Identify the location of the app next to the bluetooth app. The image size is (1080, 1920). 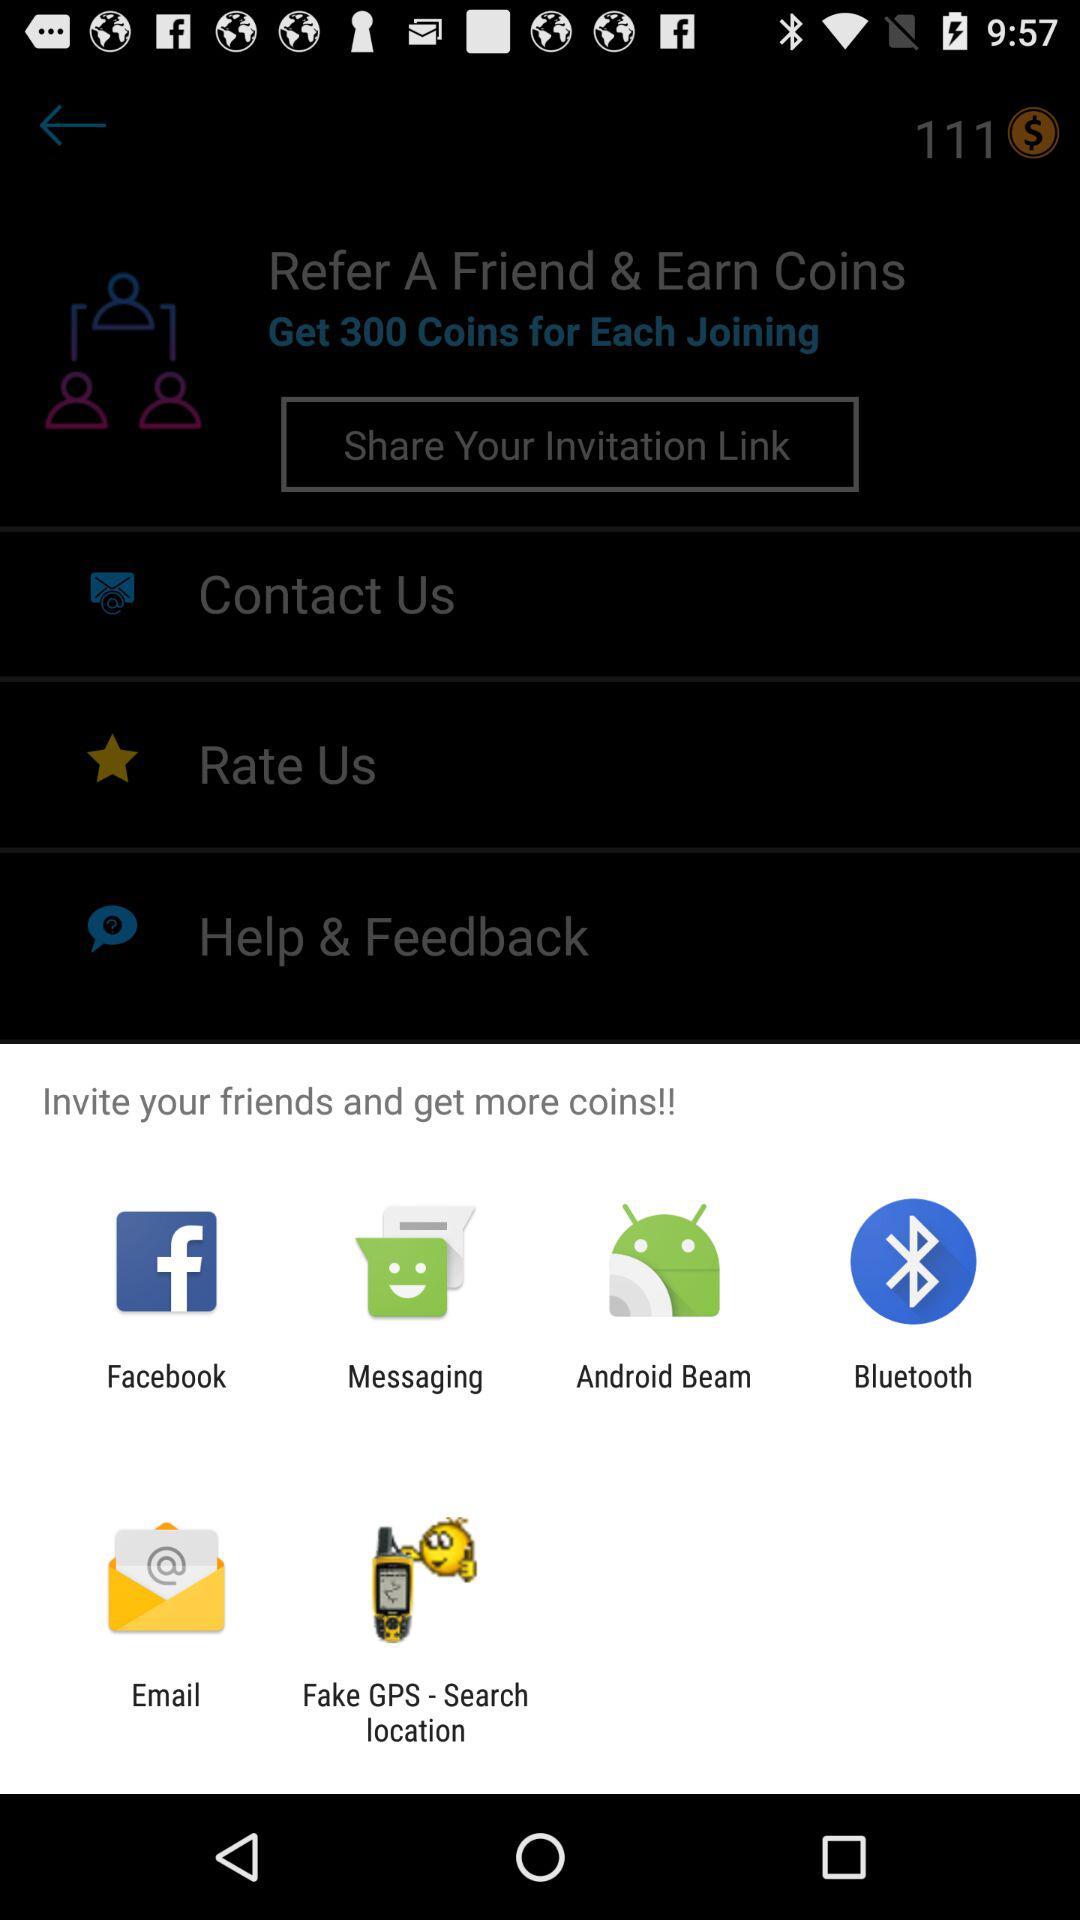
(664, 1392).